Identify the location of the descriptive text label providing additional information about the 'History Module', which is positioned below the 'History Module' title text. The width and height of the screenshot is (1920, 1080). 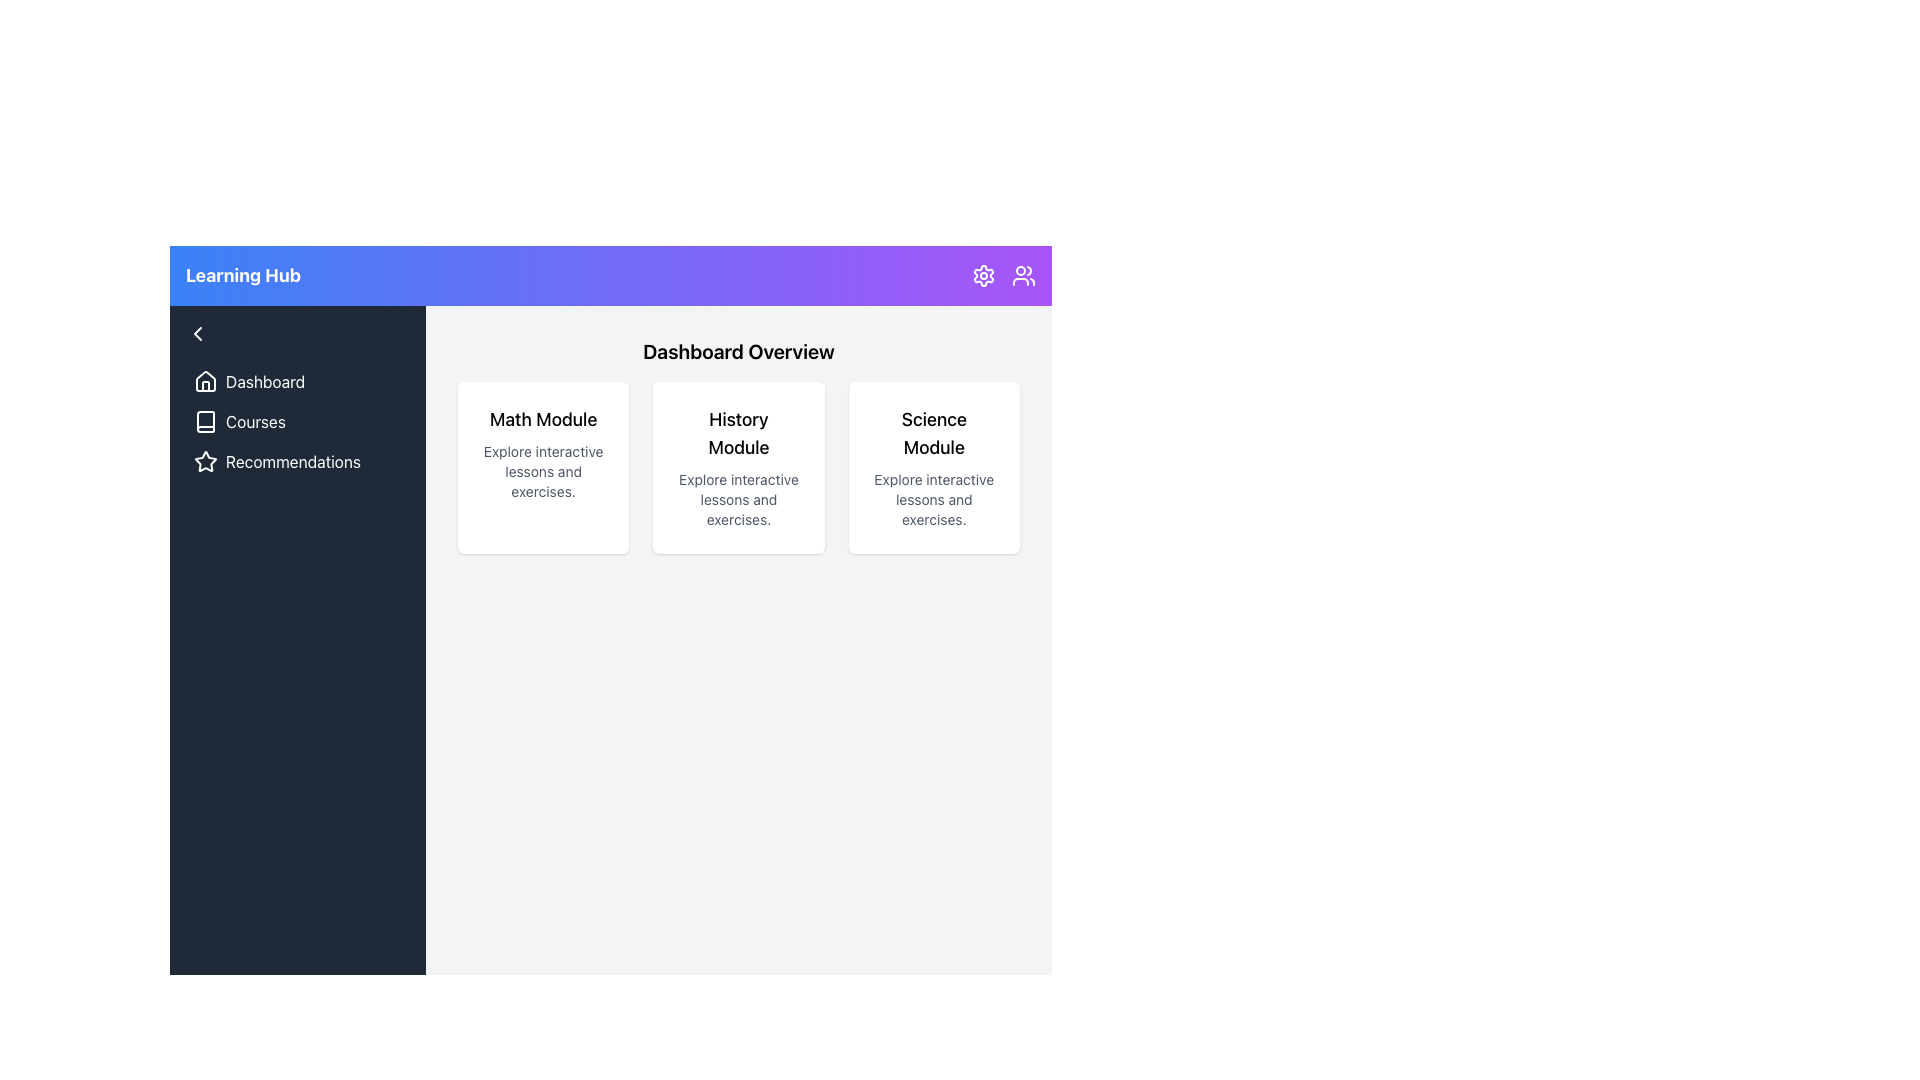
(738, 499).